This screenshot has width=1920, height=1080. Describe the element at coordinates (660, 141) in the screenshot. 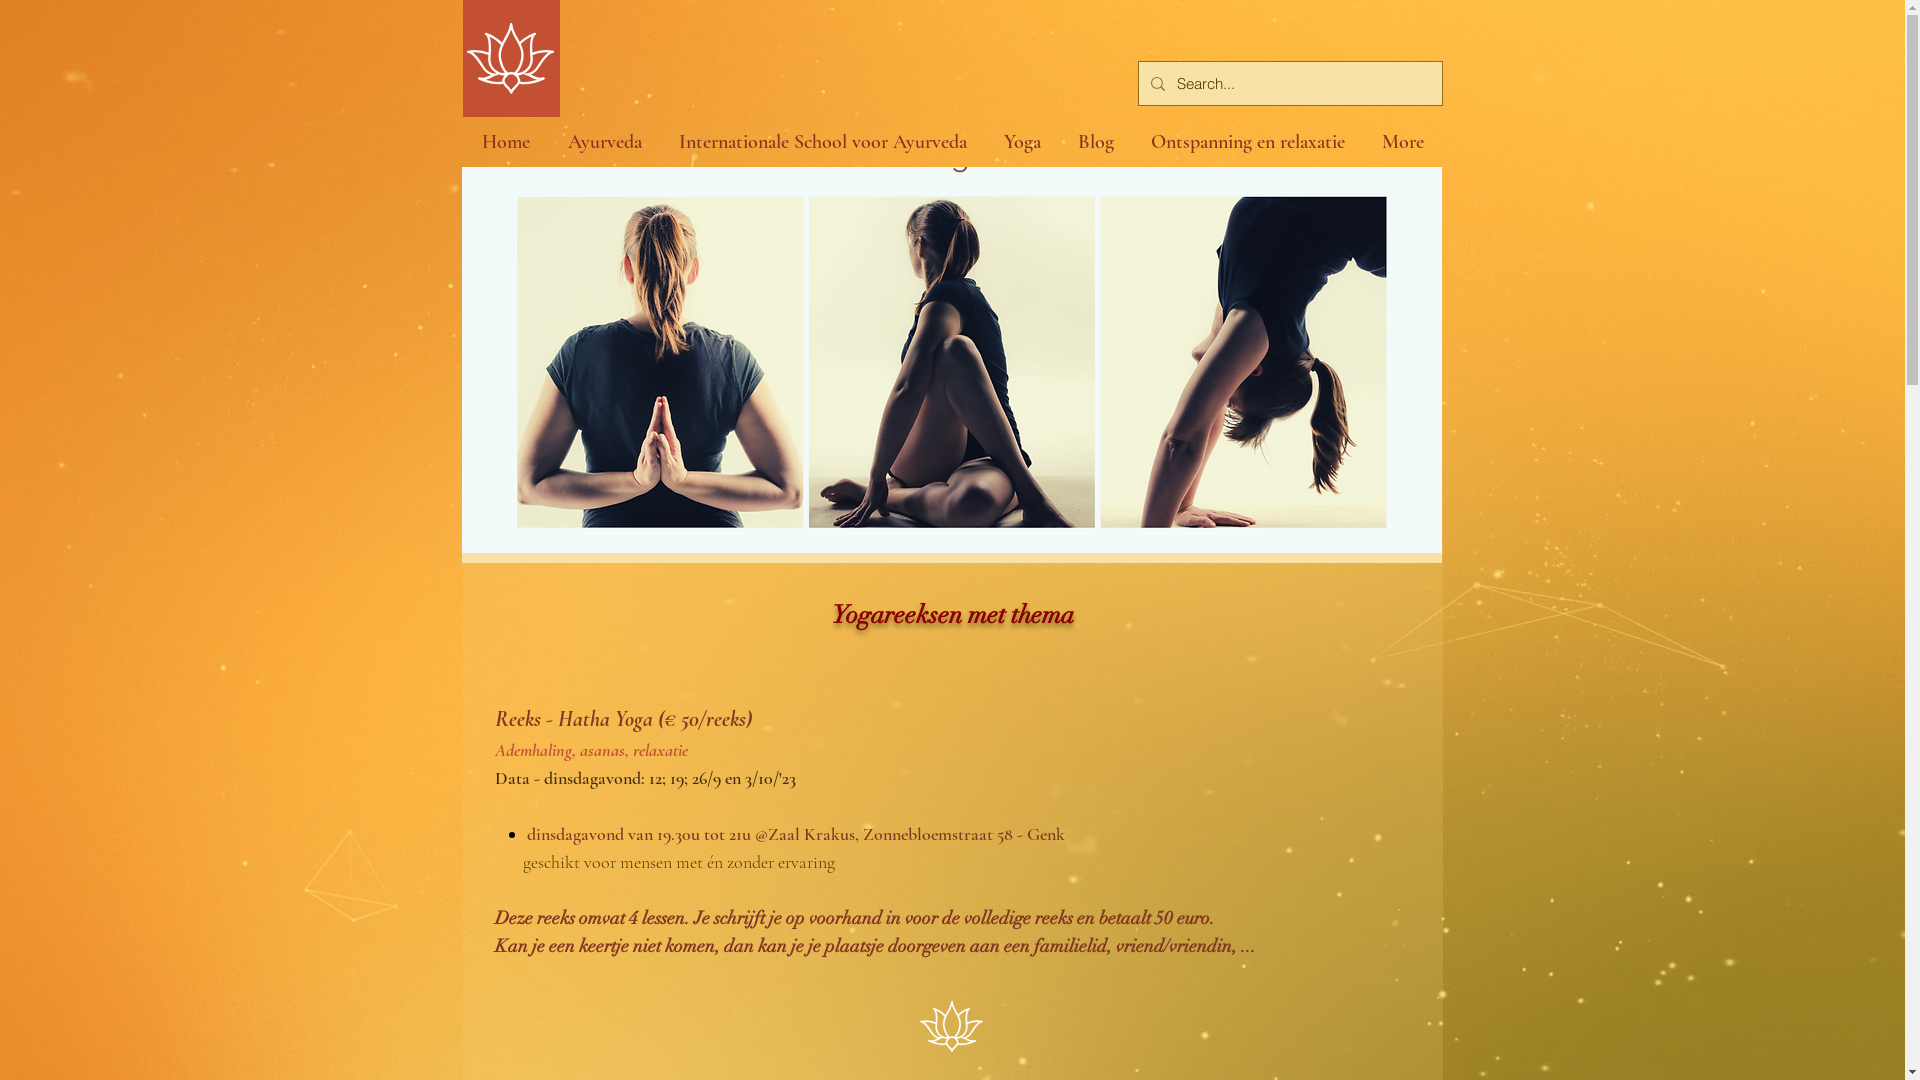

I see `'Internationale School voor Ayurveda'` at that location.